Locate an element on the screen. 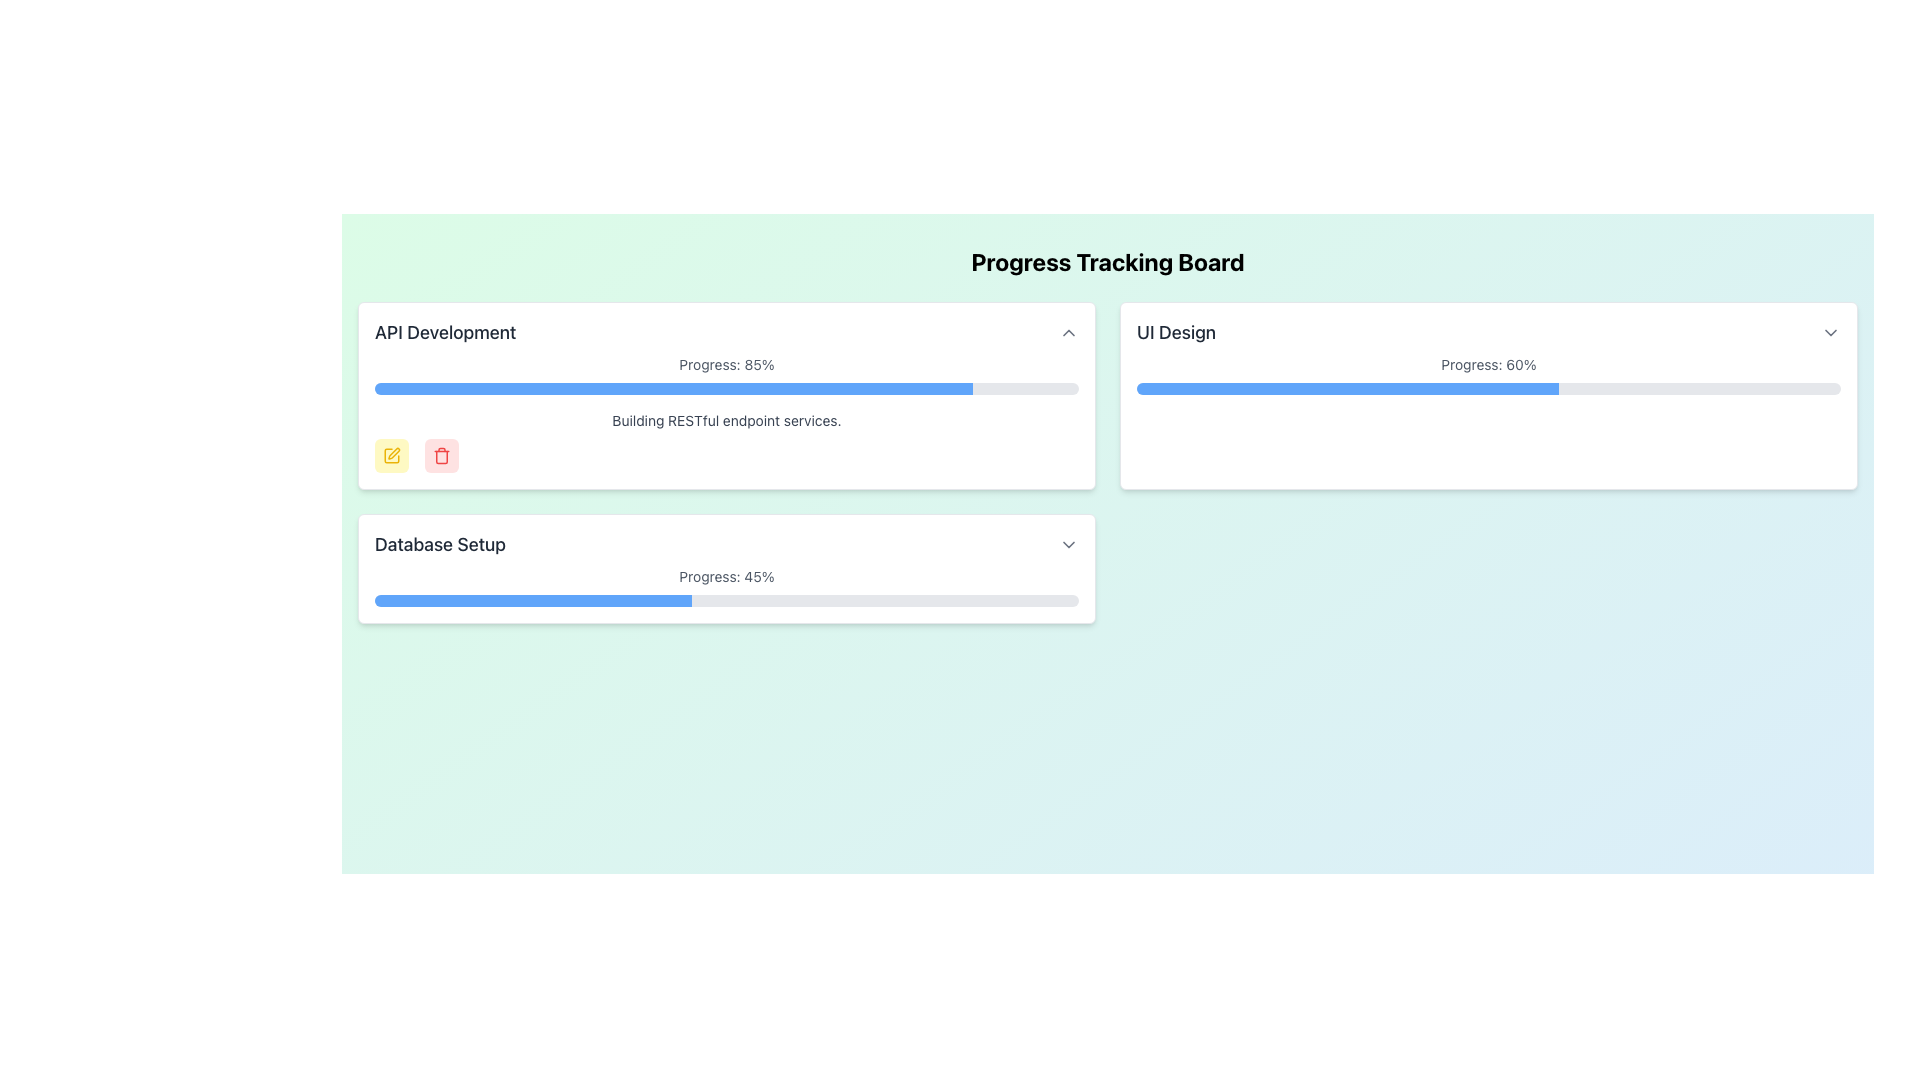 Image resolution: width=1920 pixels, height=1080 pixels. the text label that reads 'Building RESTful endpoint services.', which is styled in gray and located under the 'API Development' header is located at coordinates (725, 419).